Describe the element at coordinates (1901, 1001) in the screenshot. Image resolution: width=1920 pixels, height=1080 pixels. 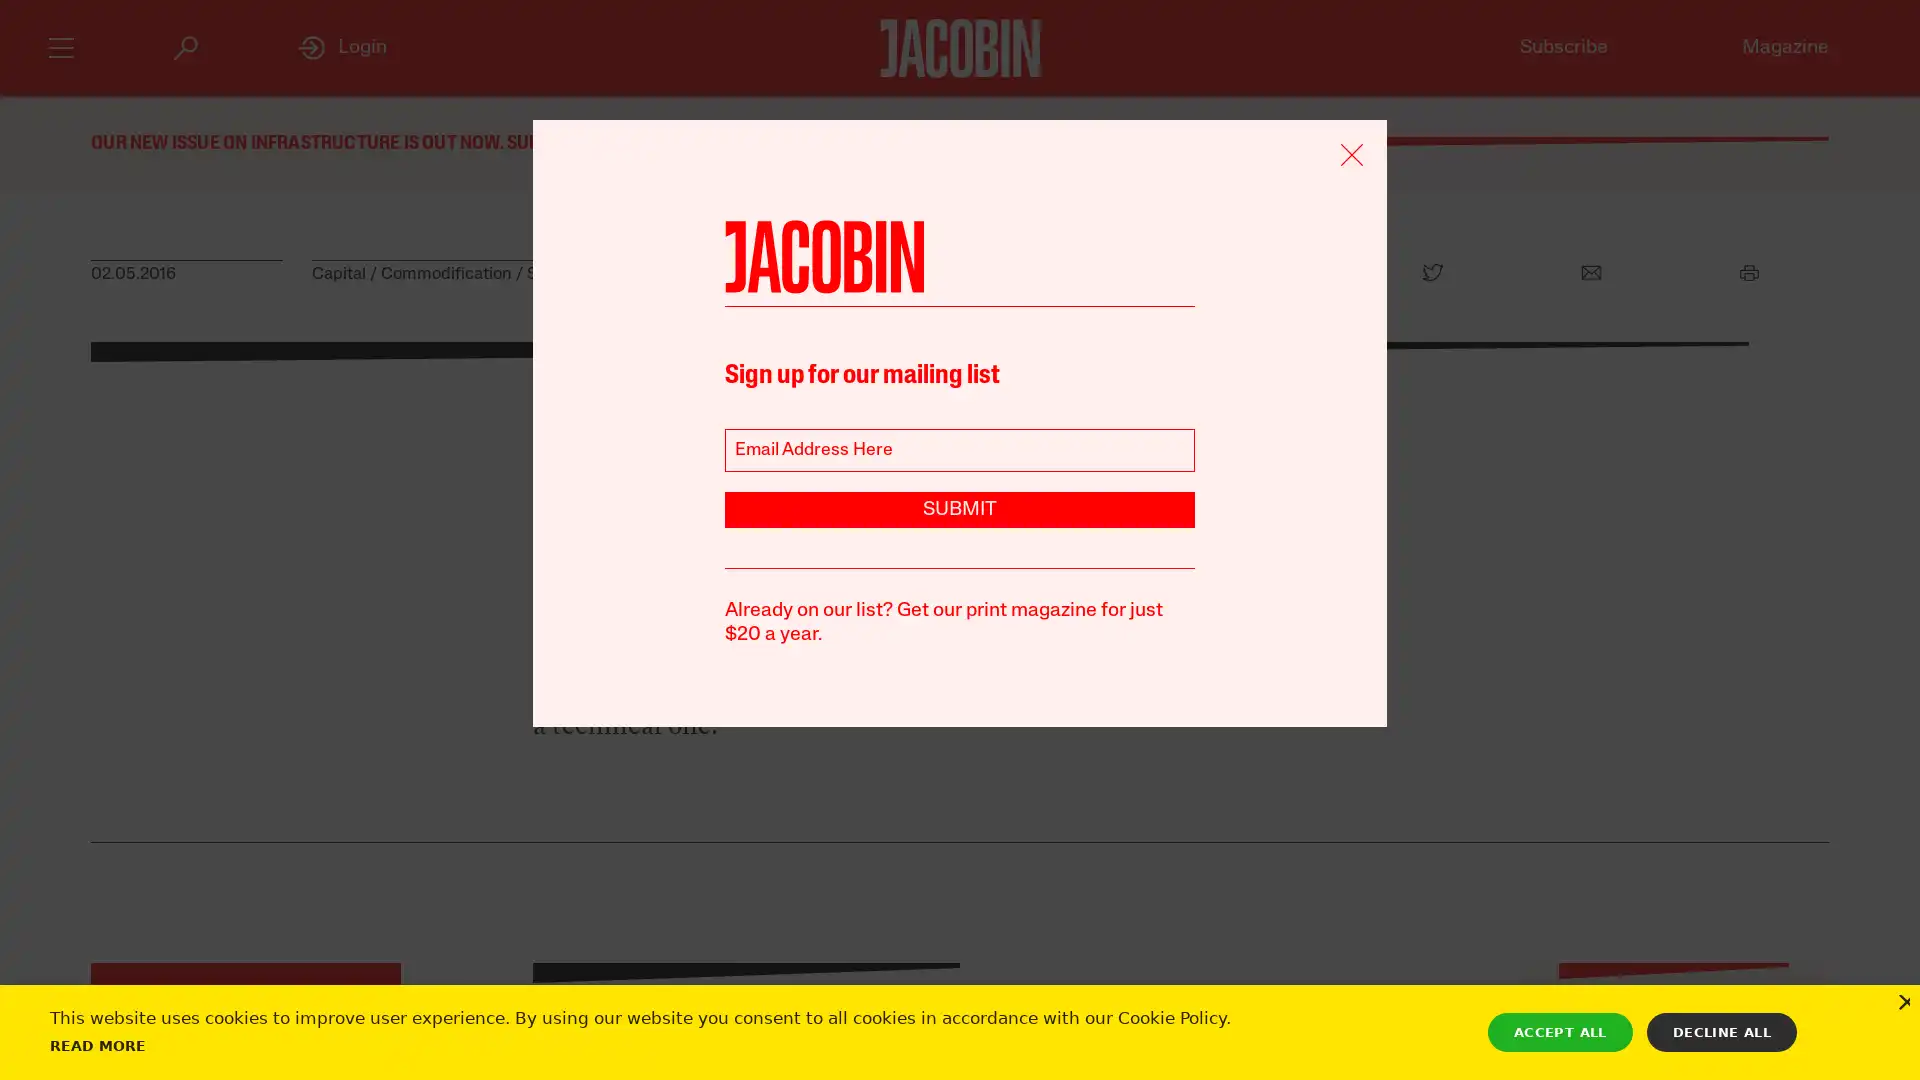
I see `Close` at that location.